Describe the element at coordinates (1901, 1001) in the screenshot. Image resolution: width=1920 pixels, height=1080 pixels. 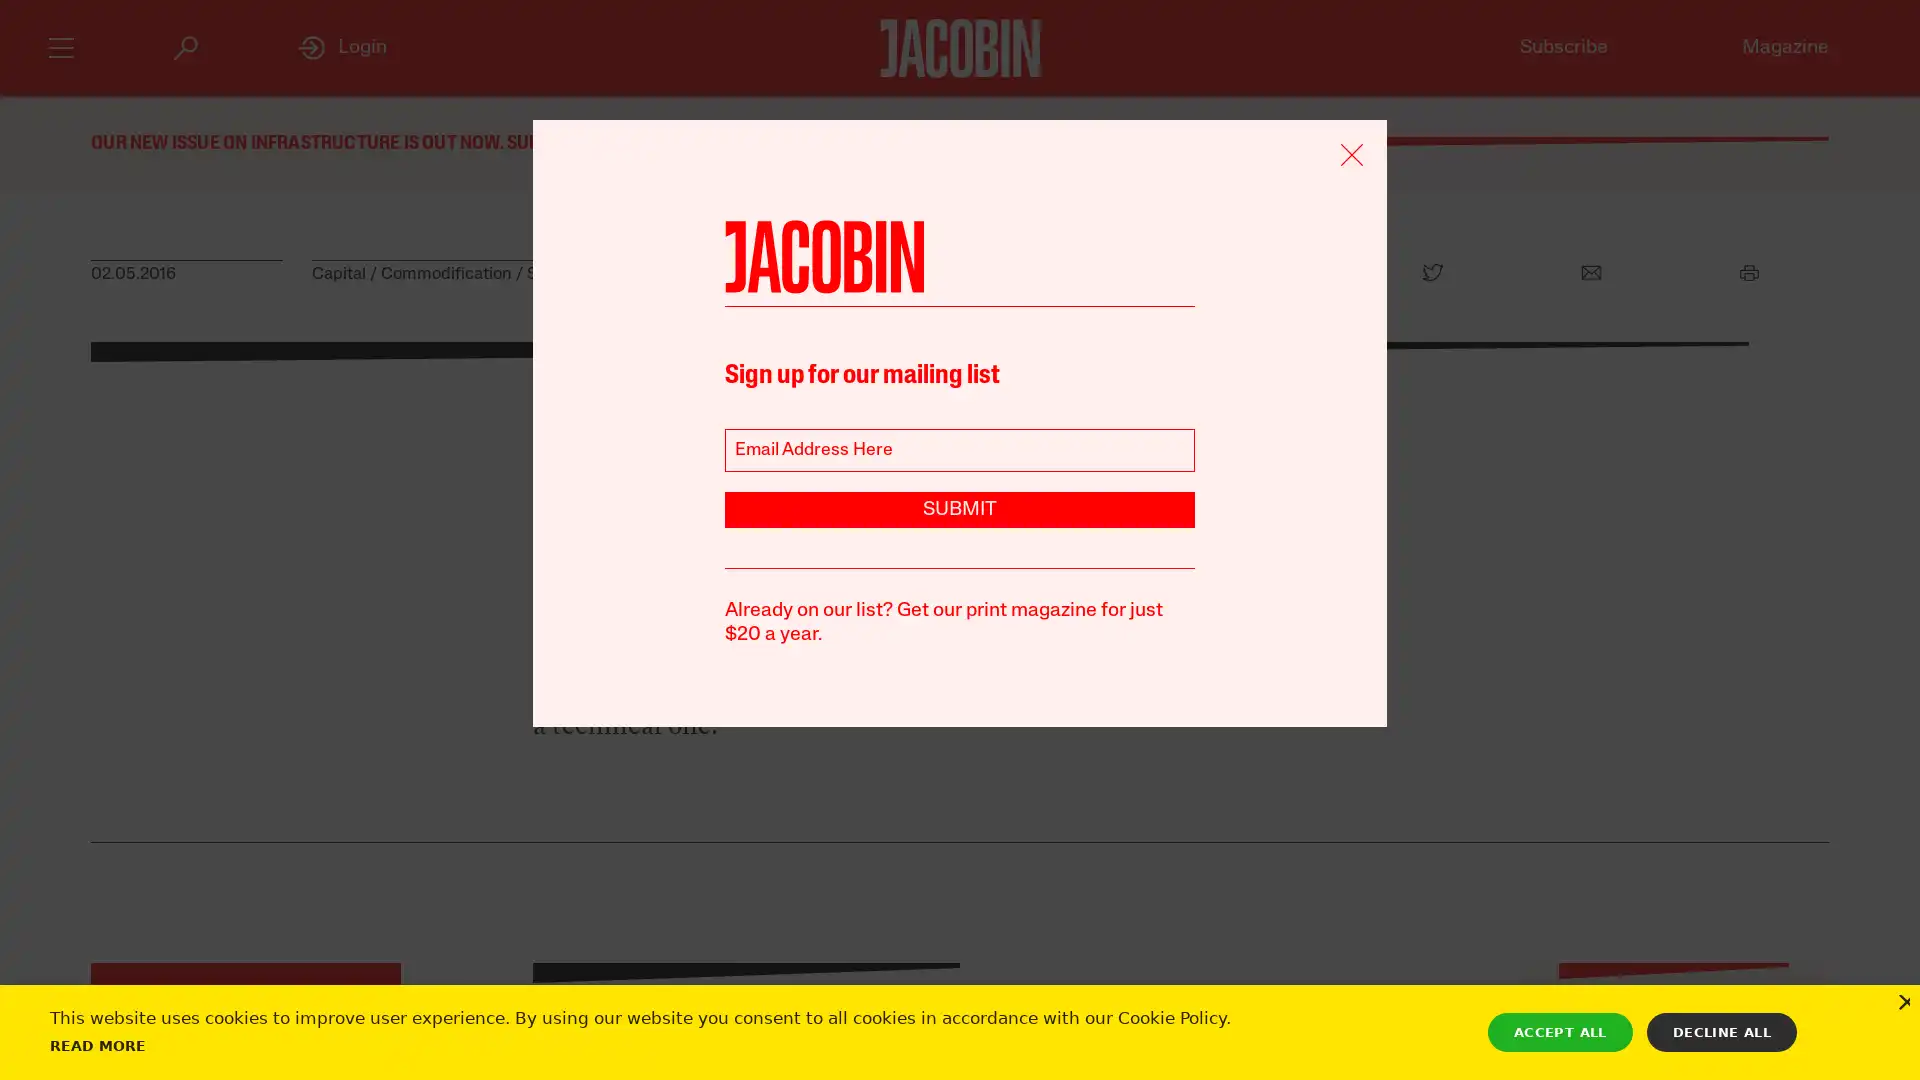
I see `Close` at that location.